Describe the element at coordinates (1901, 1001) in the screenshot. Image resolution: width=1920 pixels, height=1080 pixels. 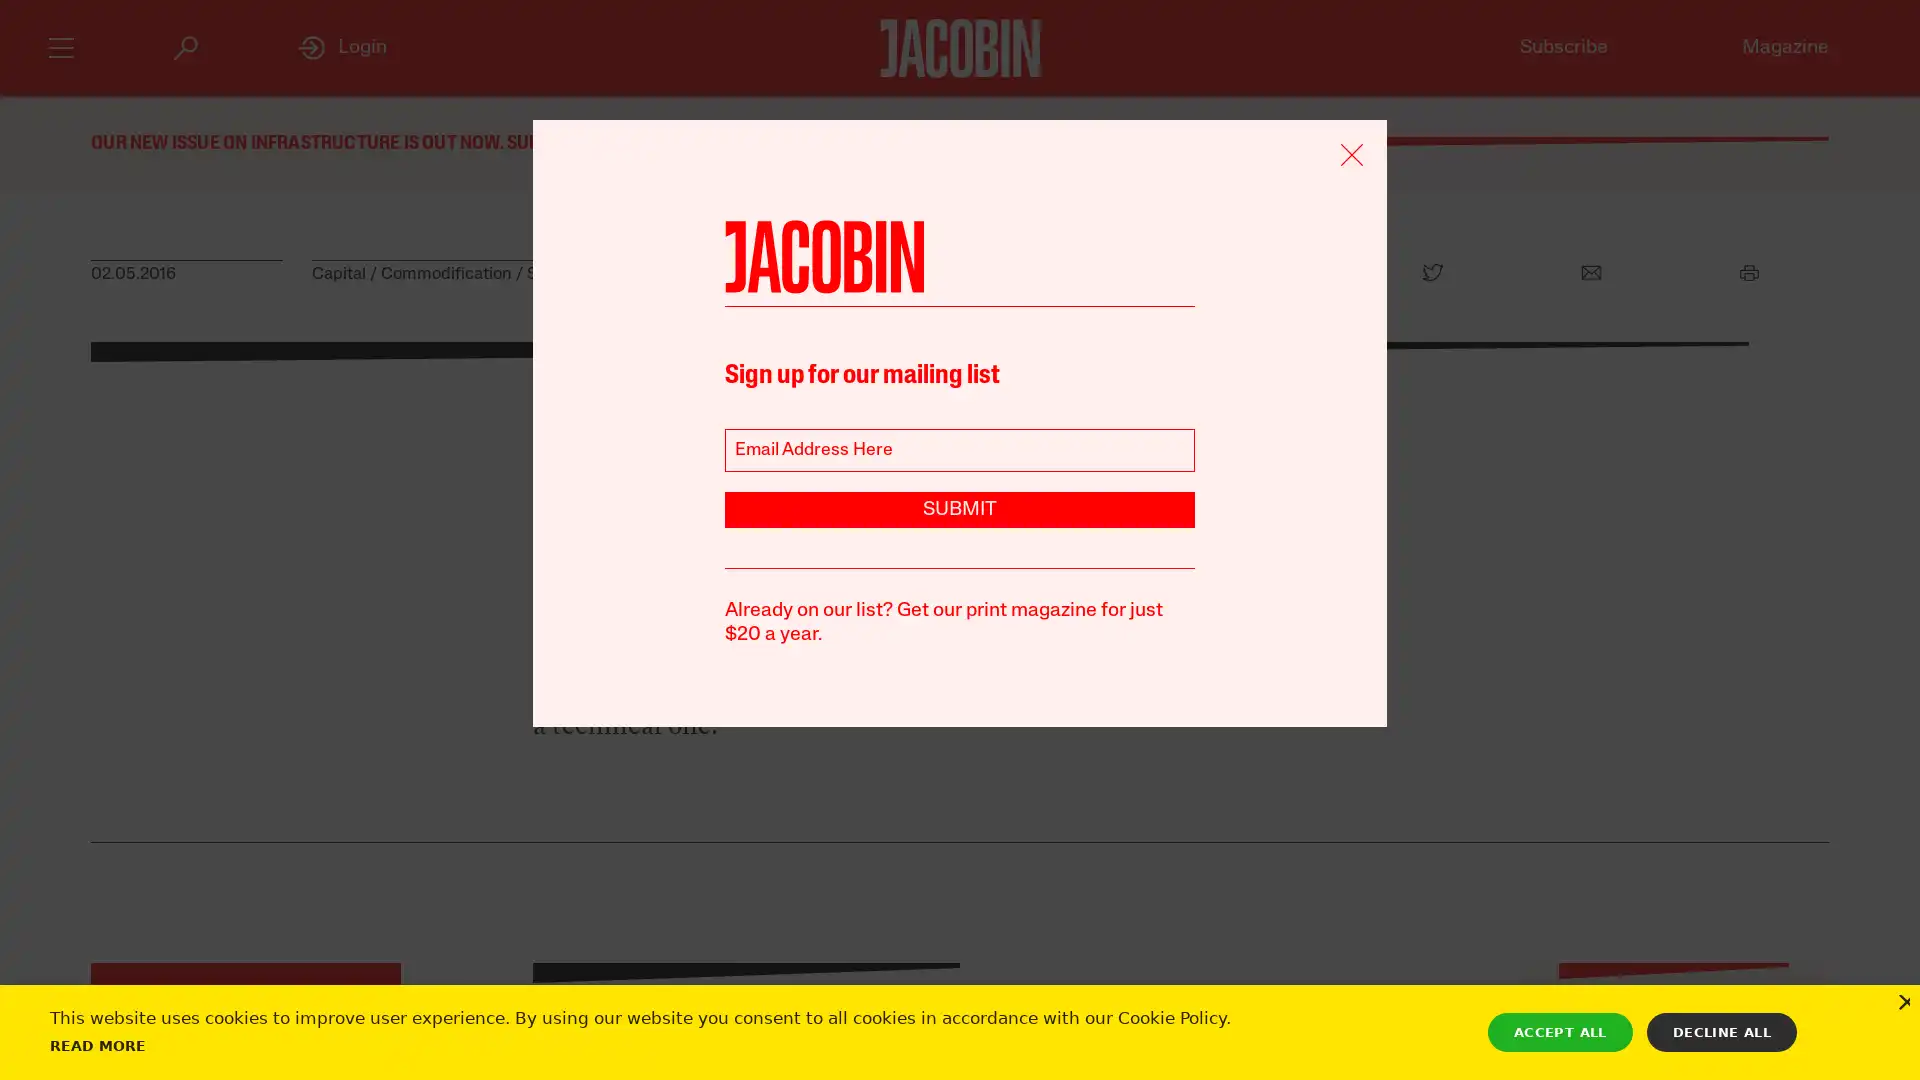
I see `Close` at that location.